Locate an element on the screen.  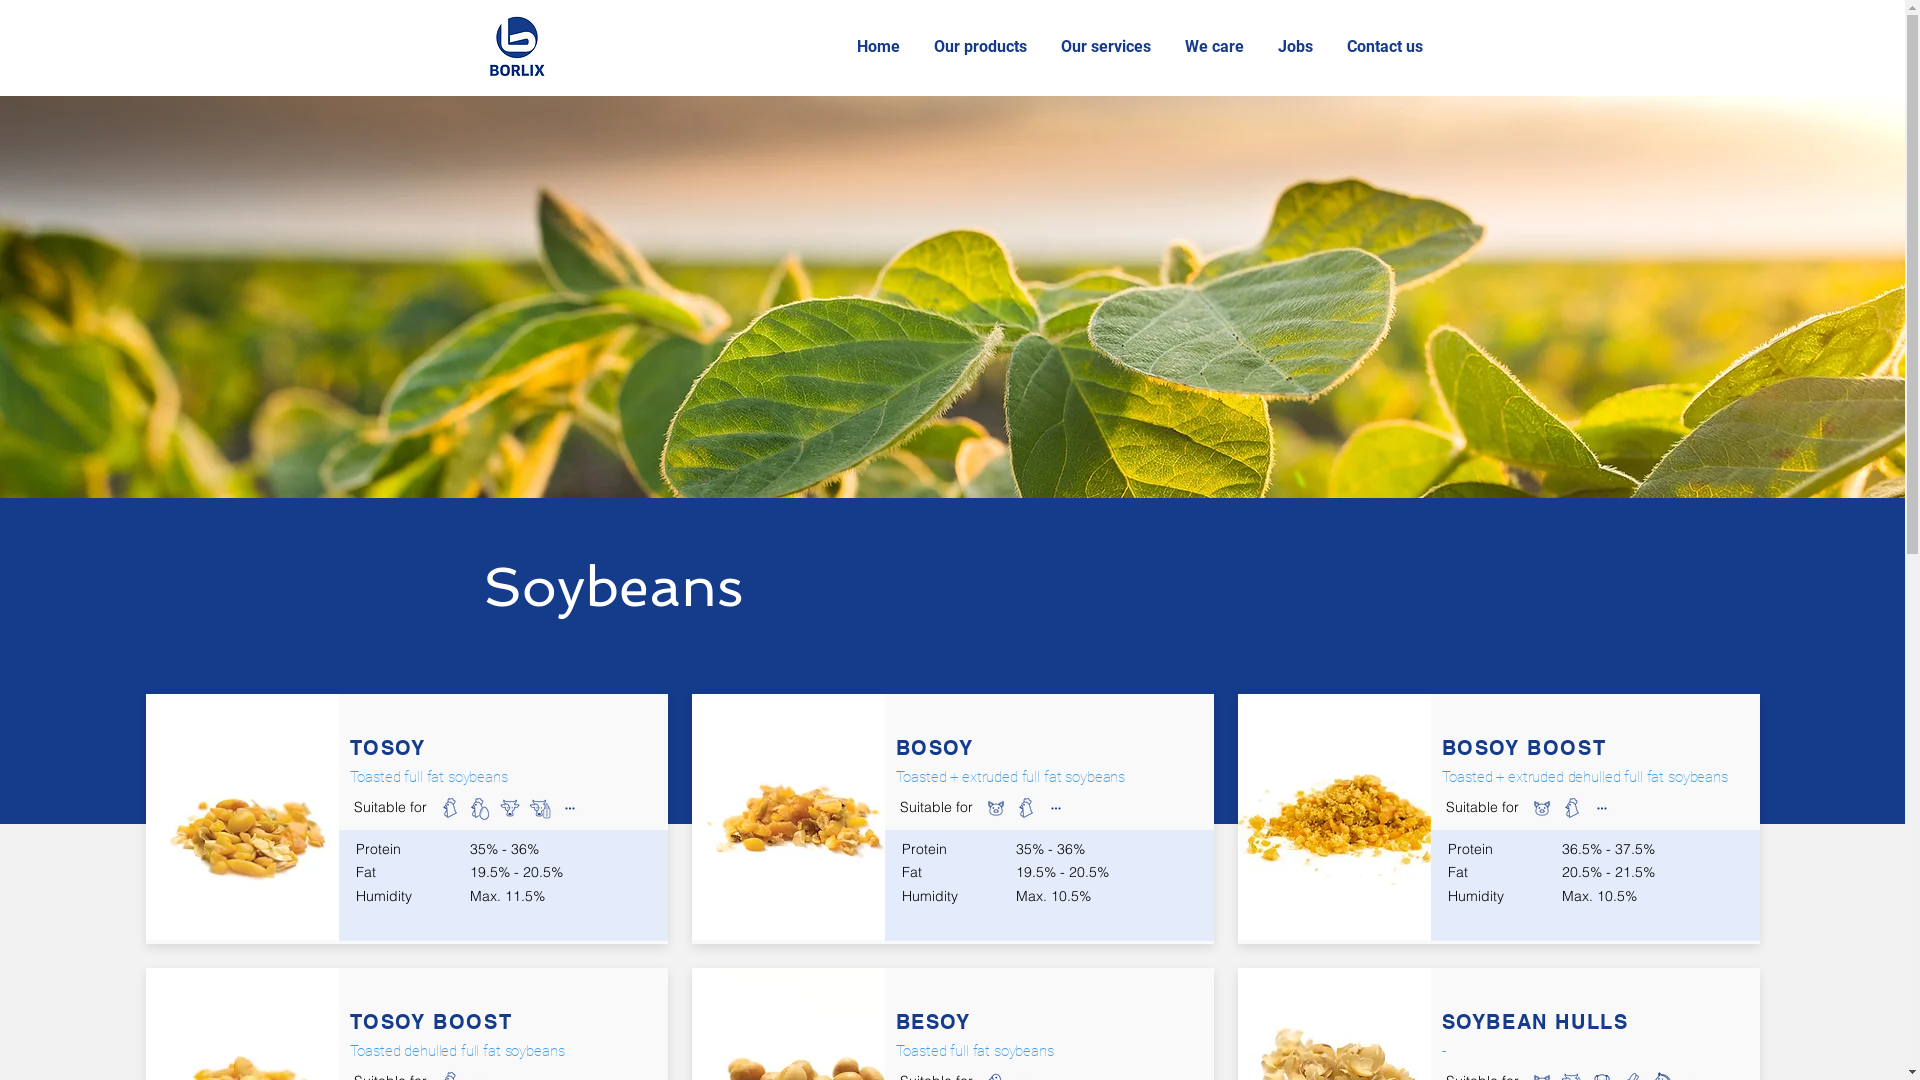
'We care' is located at coordinates (1170, 45).